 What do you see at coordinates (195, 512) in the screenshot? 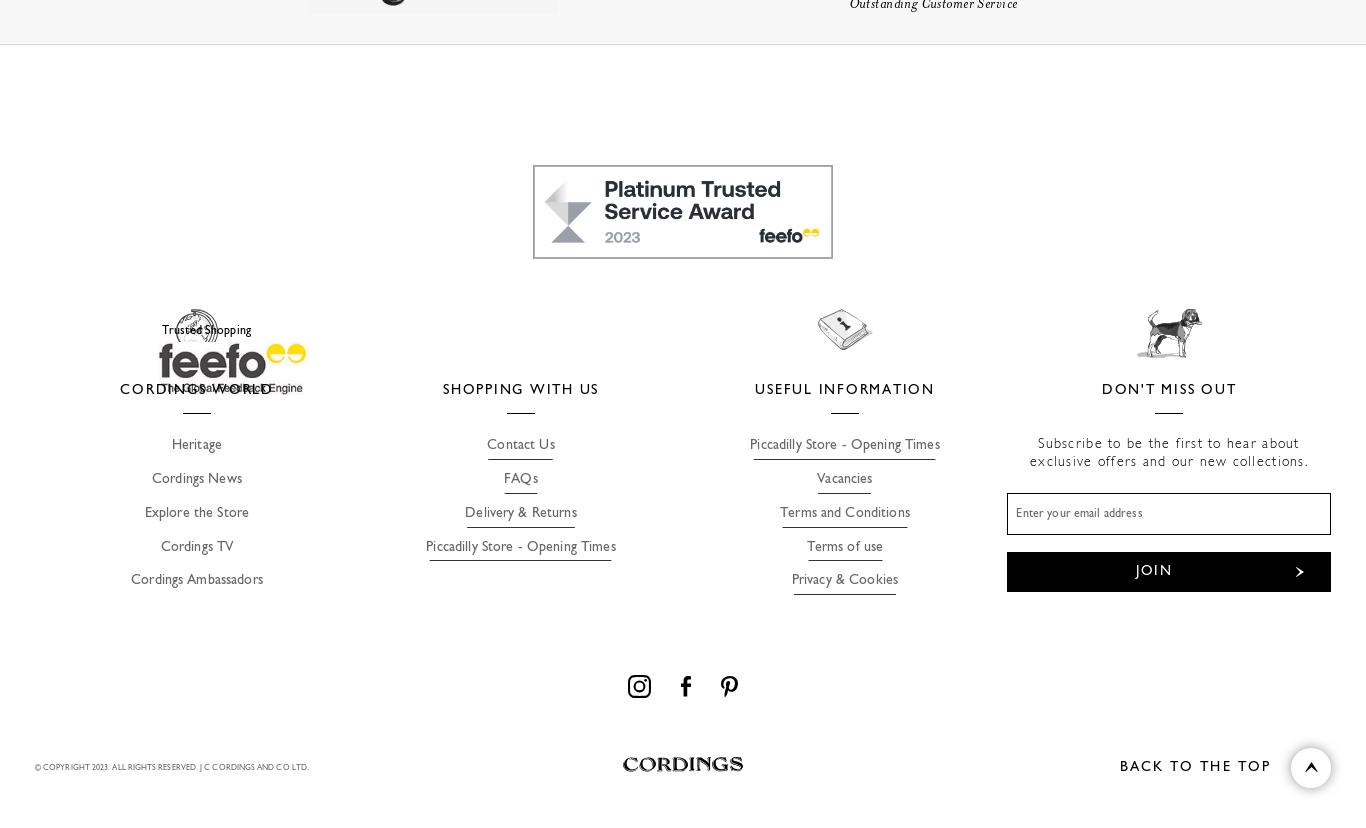
I see `'Explore the Store'` at bounding box center [195, 512].